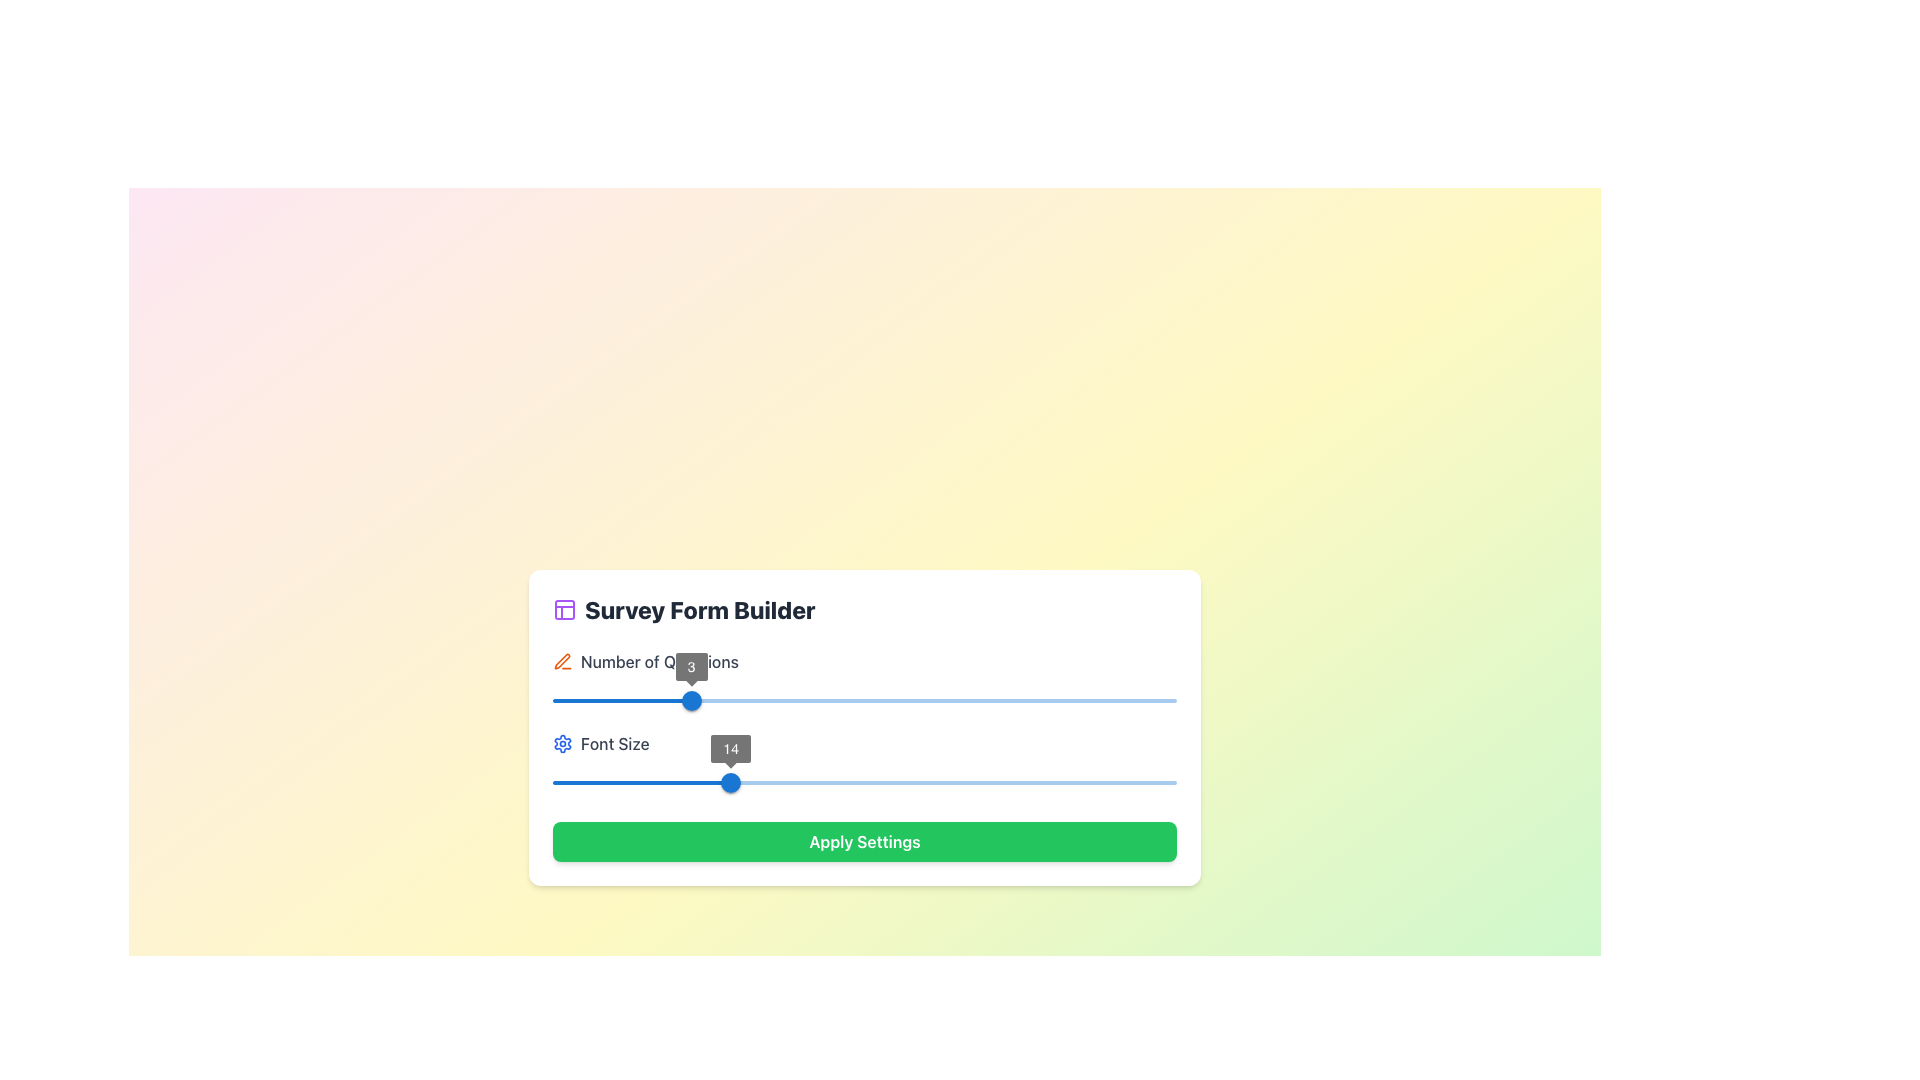 The height and width of the screenshot is (1080, 1920). I want to click on the Slider Indicator of the 'Number of Questions' slider, which shows the progress of the selected value and is positioned at approximately 22.2% of the slider's width, so click(621, 700).